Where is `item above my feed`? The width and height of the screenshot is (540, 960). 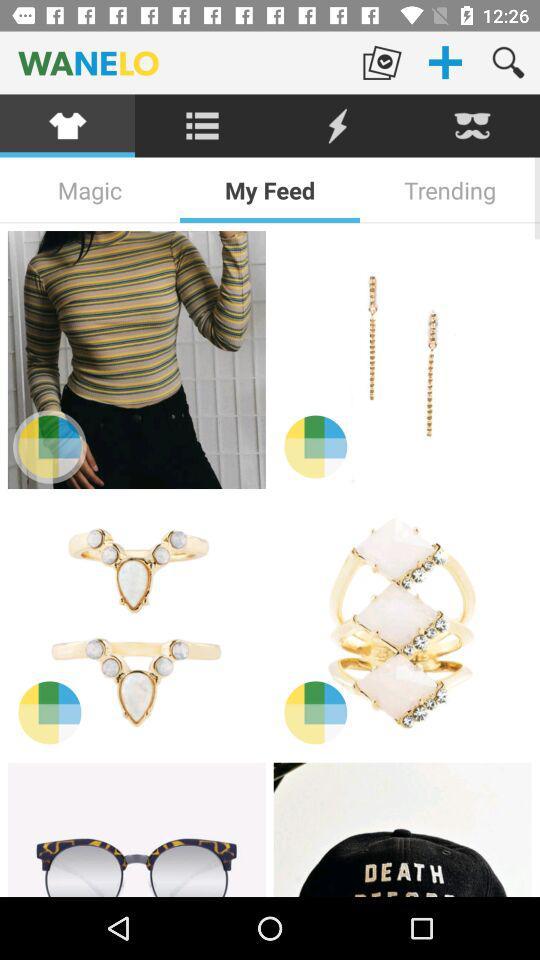
item above my feed is located at coordinates (337, 125).